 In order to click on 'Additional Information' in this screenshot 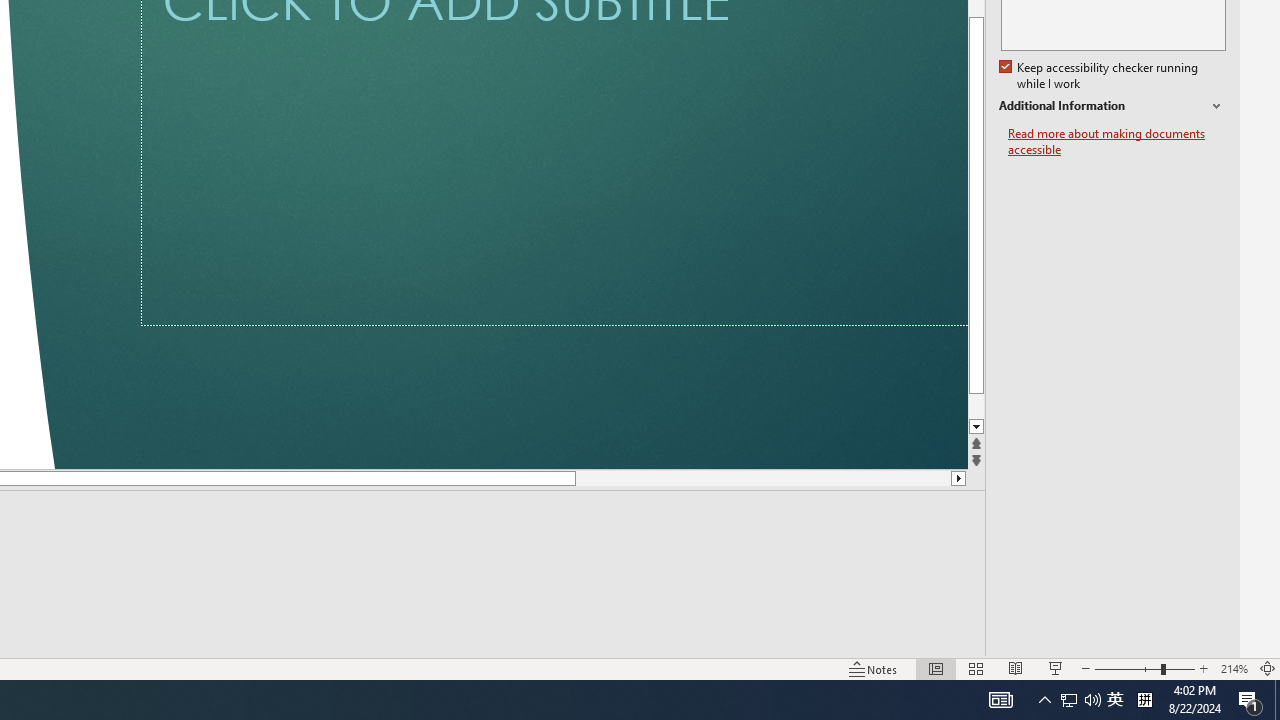, I will do `click(1111, 106)`.